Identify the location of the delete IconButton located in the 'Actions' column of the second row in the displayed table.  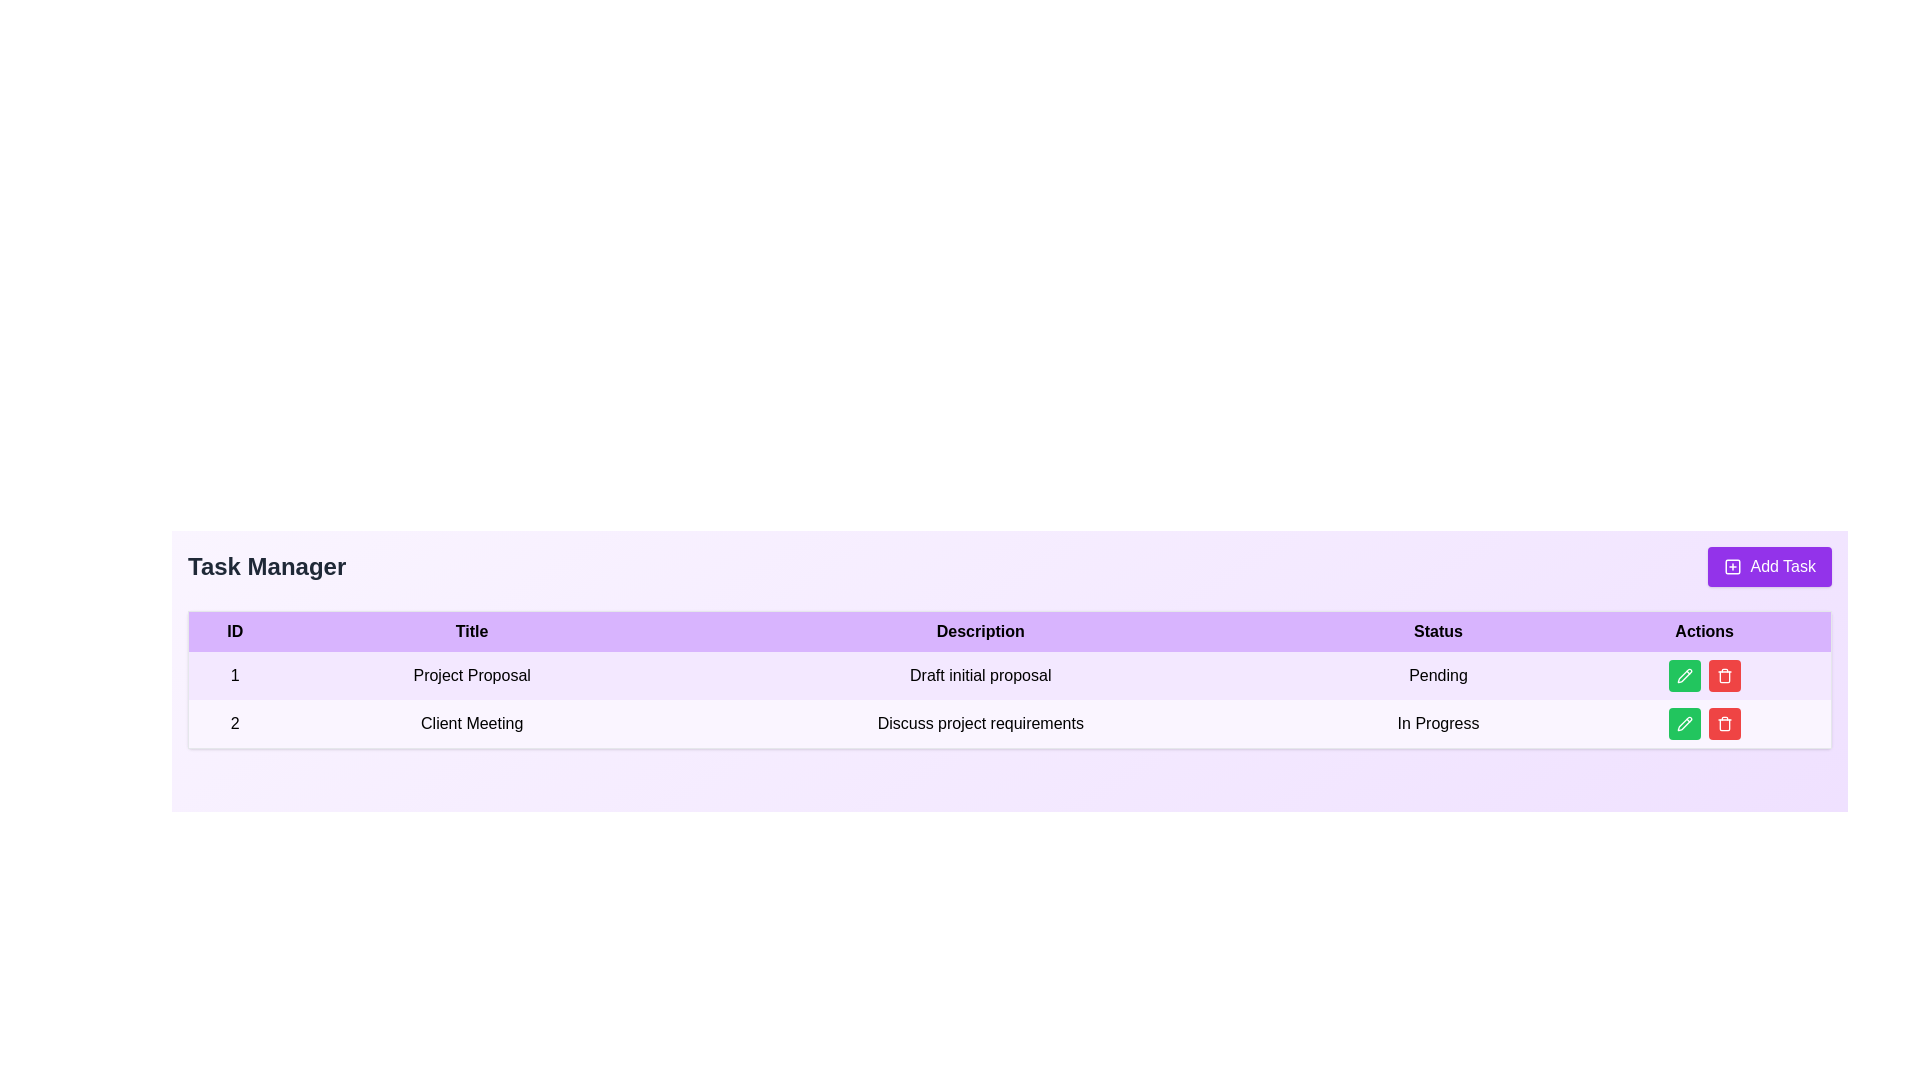
(1723, 675).